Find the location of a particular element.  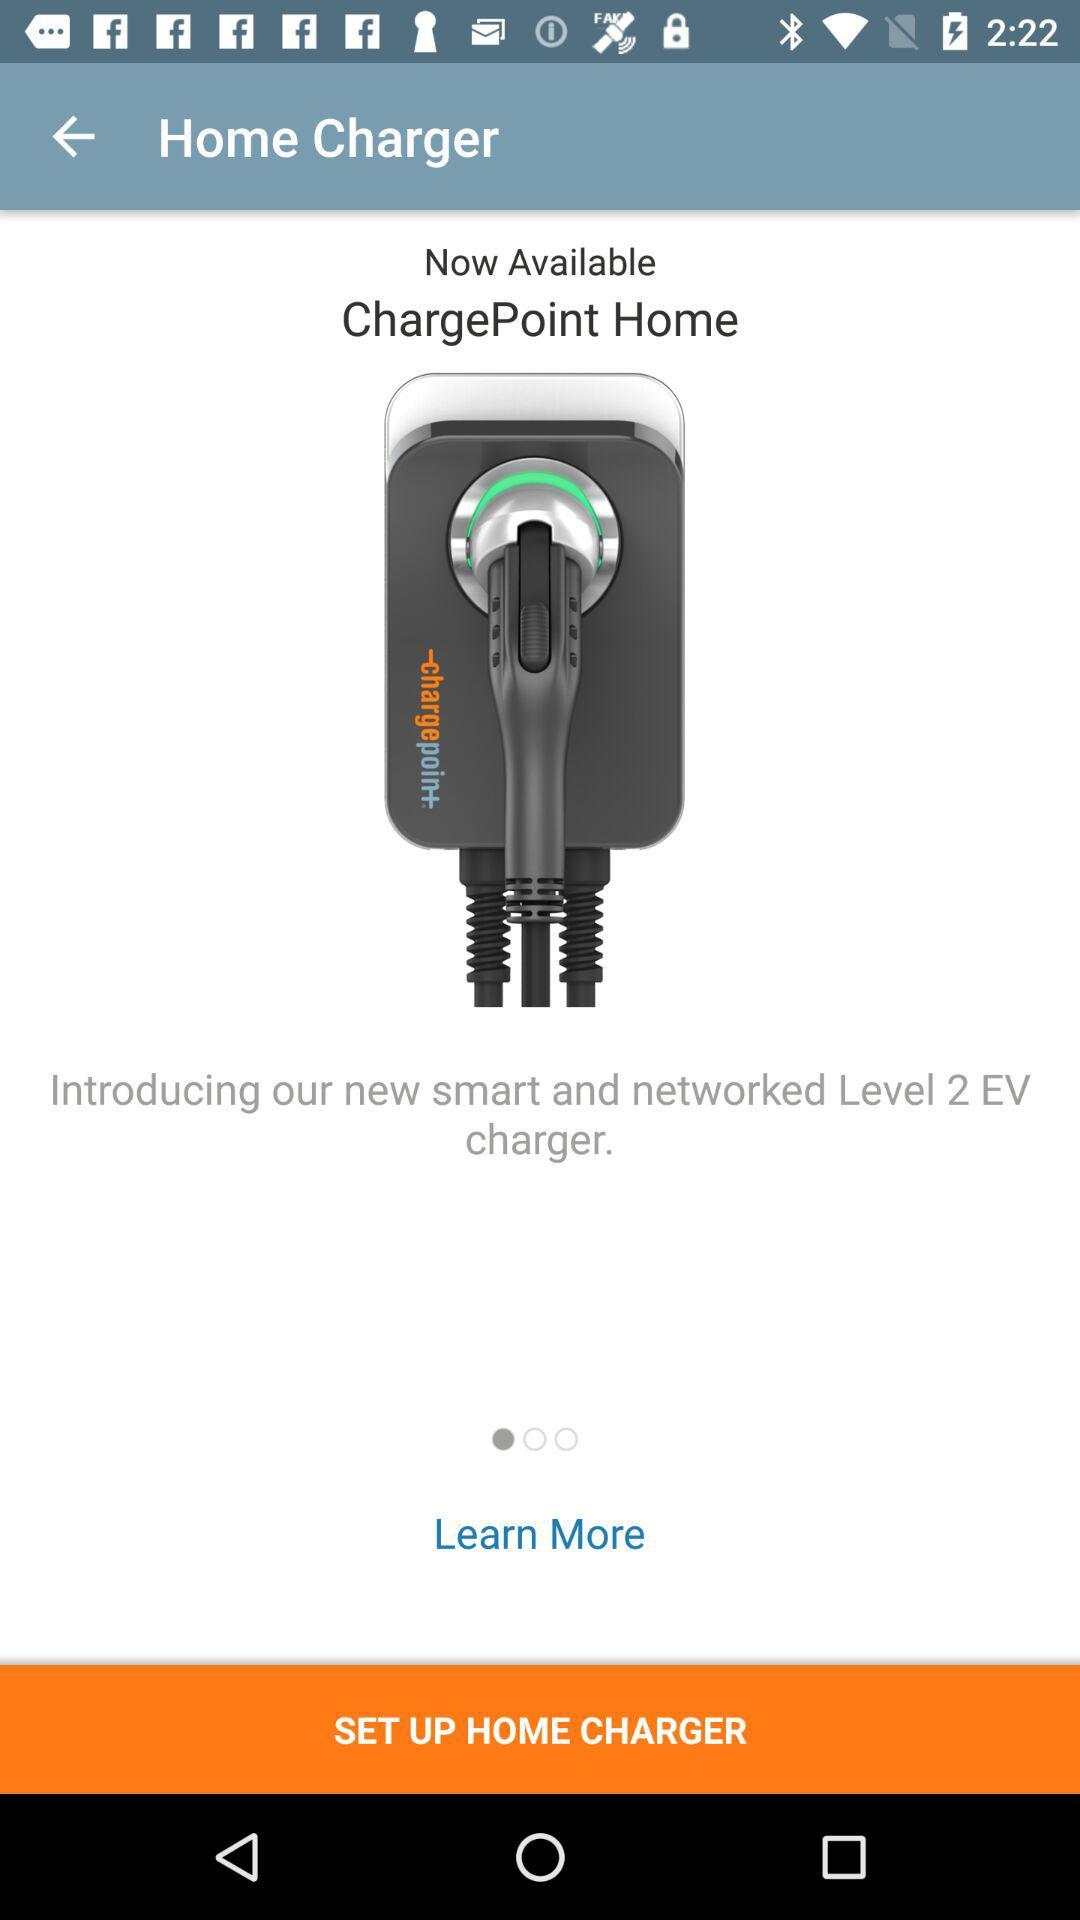

the icon above introducing our new is located at coordinates (72, 135).